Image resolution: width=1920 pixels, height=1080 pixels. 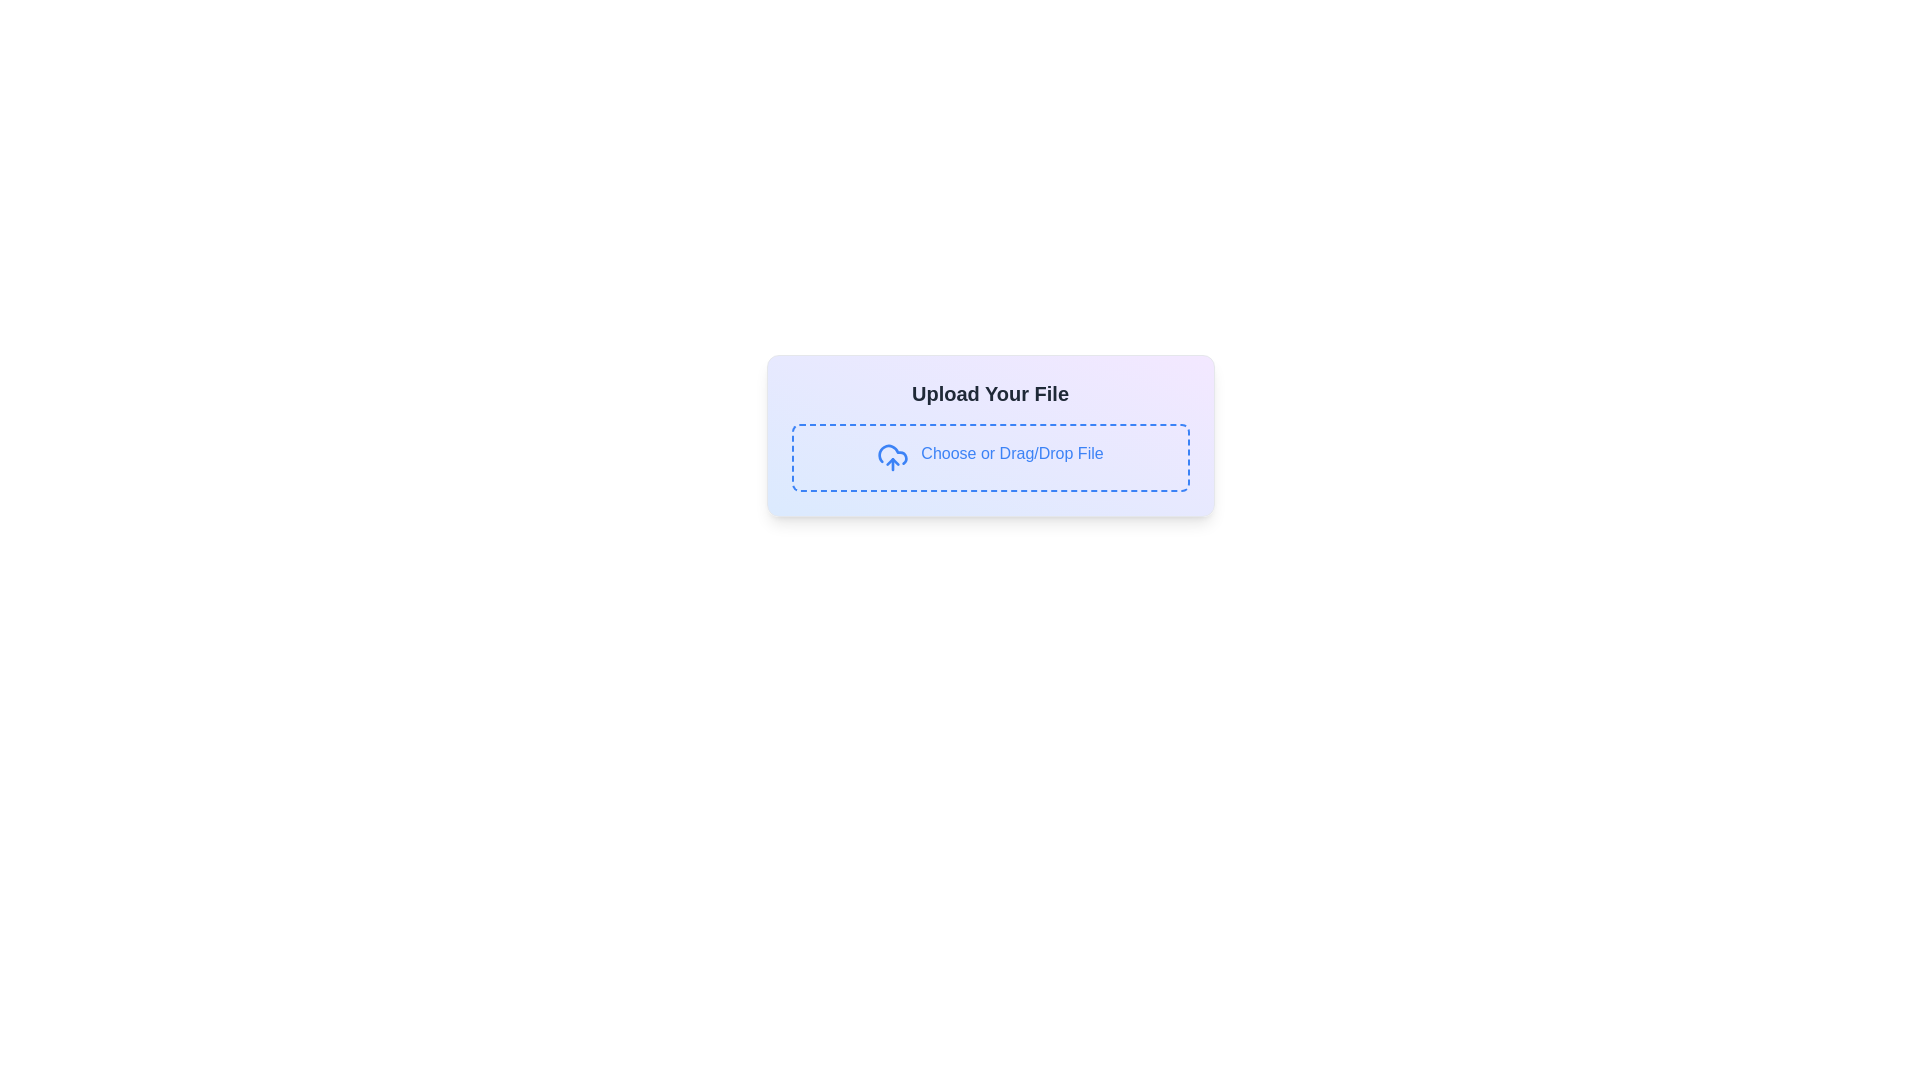 I want to click on the heading element that serves as a title for the file uploading functionality, located centrally above the dashed bordered box labeled 'Choose or Drag/Drop File', so click(x=990, y=393).